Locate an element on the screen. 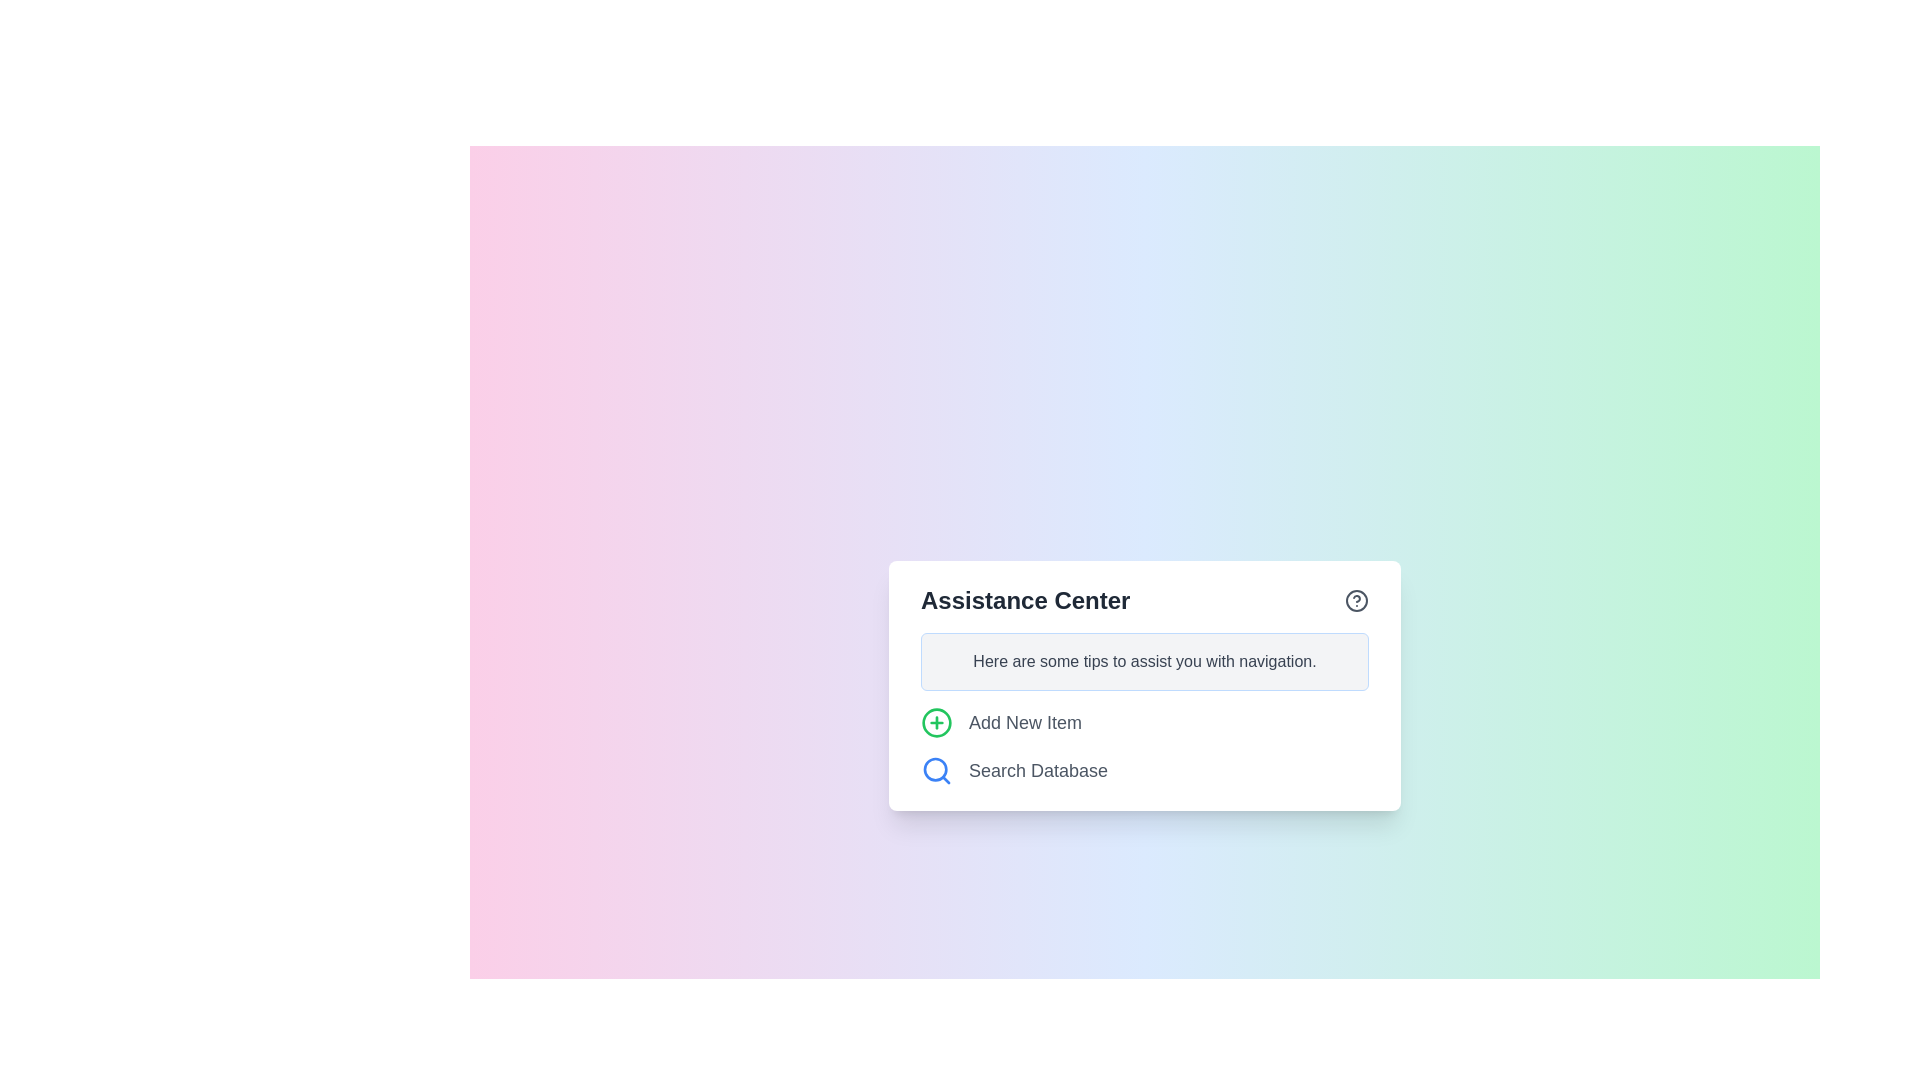 Image resolution: width=1920 pixels, height=1080 pixels. text content of the label that describes the action for the adjacent green plus-circle icon, which indicates the creation of a new item in the Assistance Center interface is located at coordinates (1025, 722).